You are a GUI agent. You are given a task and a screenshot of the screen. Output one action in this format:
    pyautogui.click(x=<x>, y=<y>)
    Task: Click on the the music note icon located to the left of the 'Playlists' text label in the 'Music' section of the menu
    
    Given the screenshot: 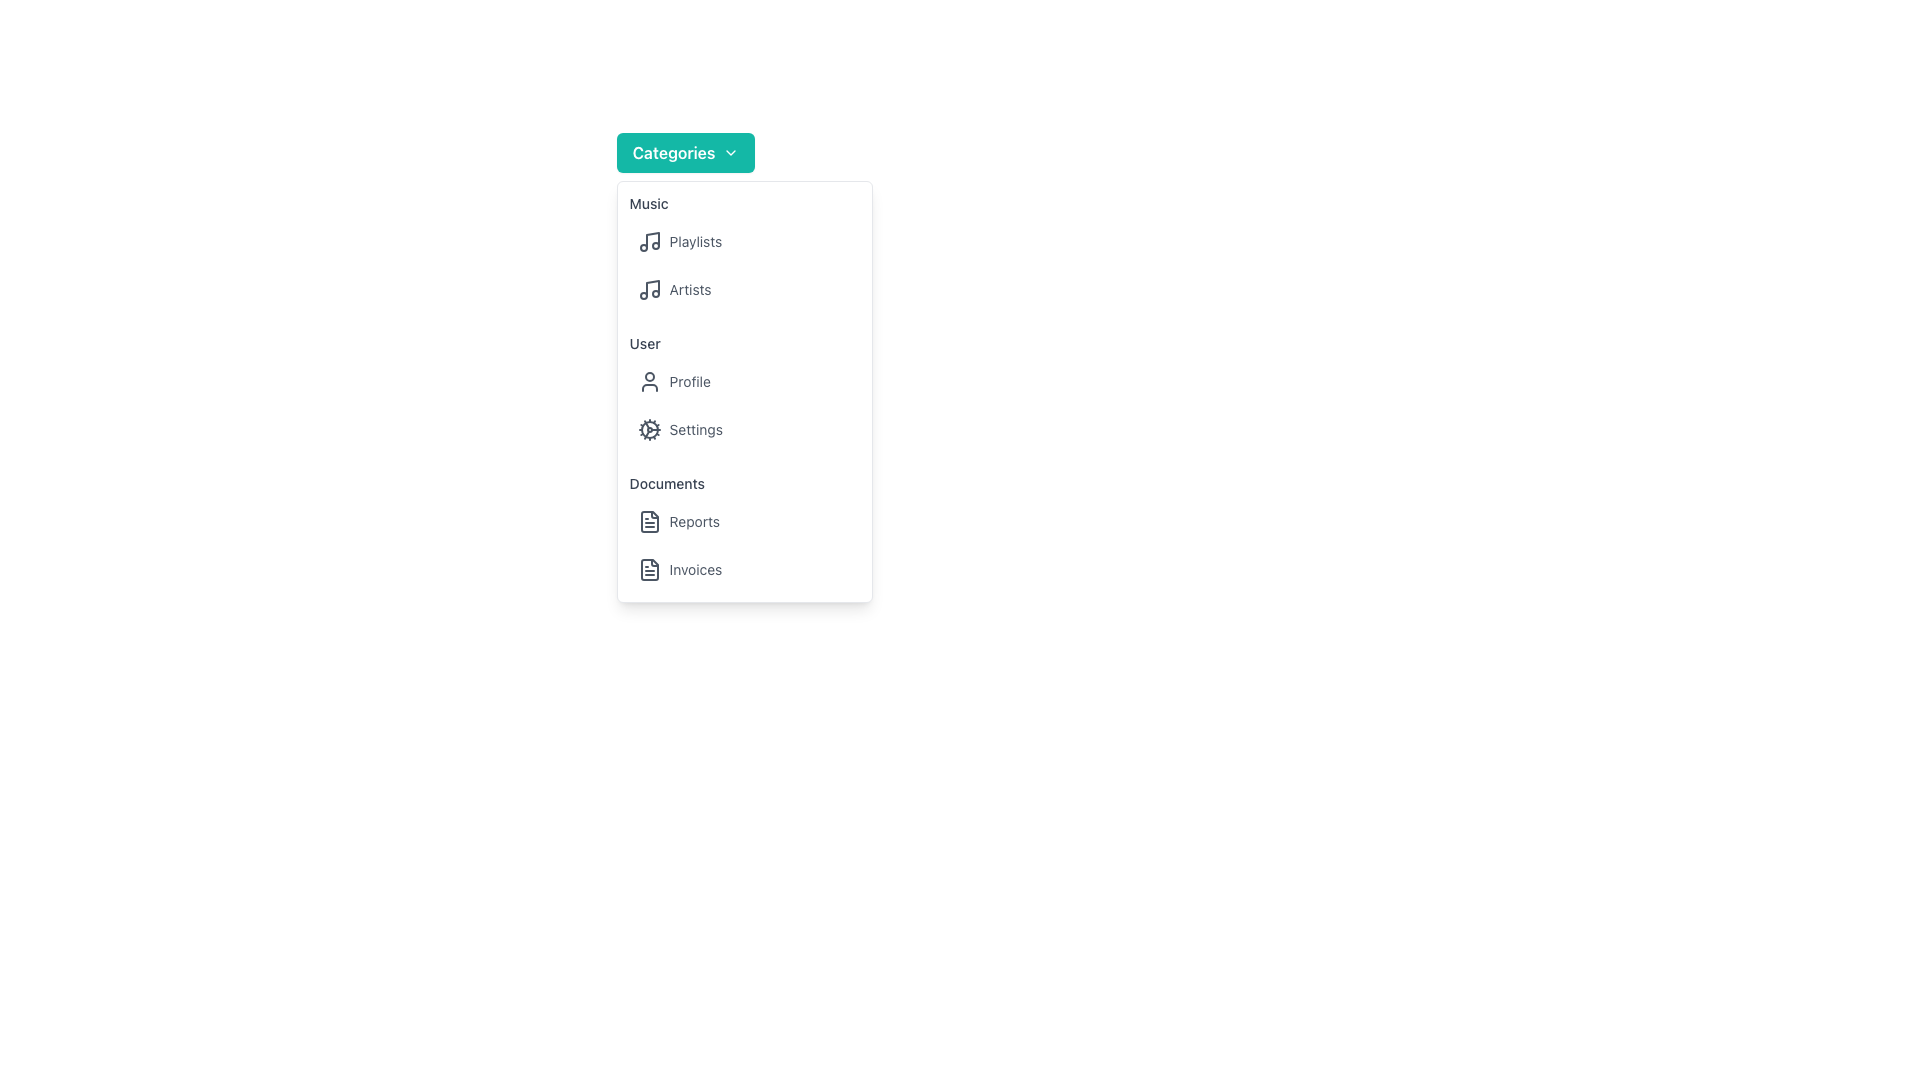 What is the action you would take?
    pyautogui.click(x=649, y=241)
    